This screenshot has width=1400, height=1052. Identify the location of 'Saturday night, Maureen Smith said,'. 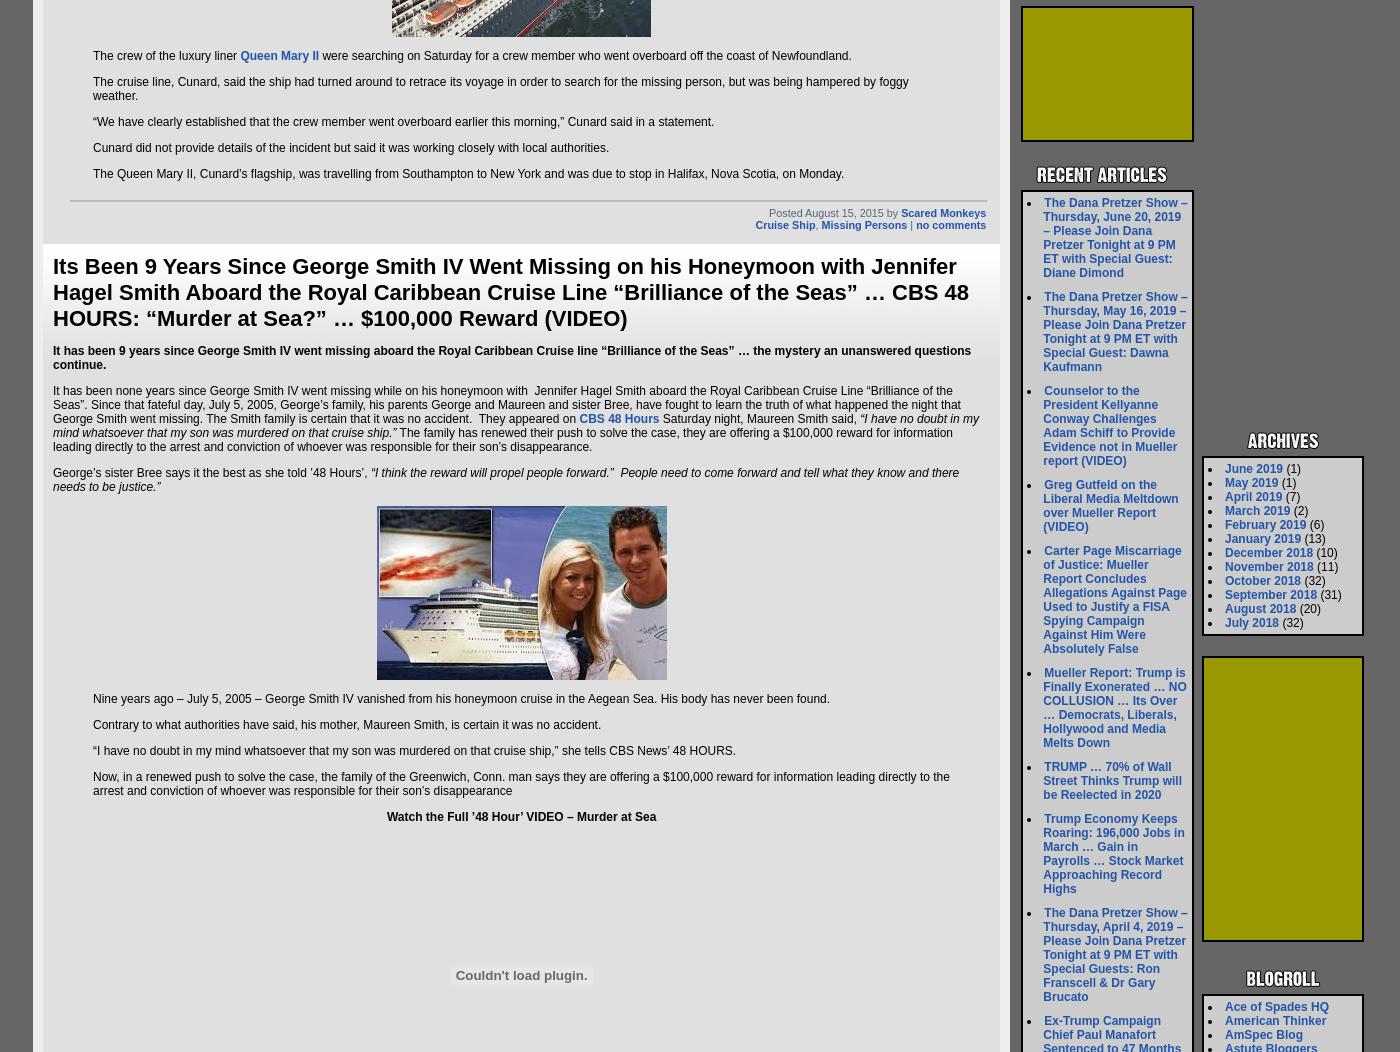
(758, 418).